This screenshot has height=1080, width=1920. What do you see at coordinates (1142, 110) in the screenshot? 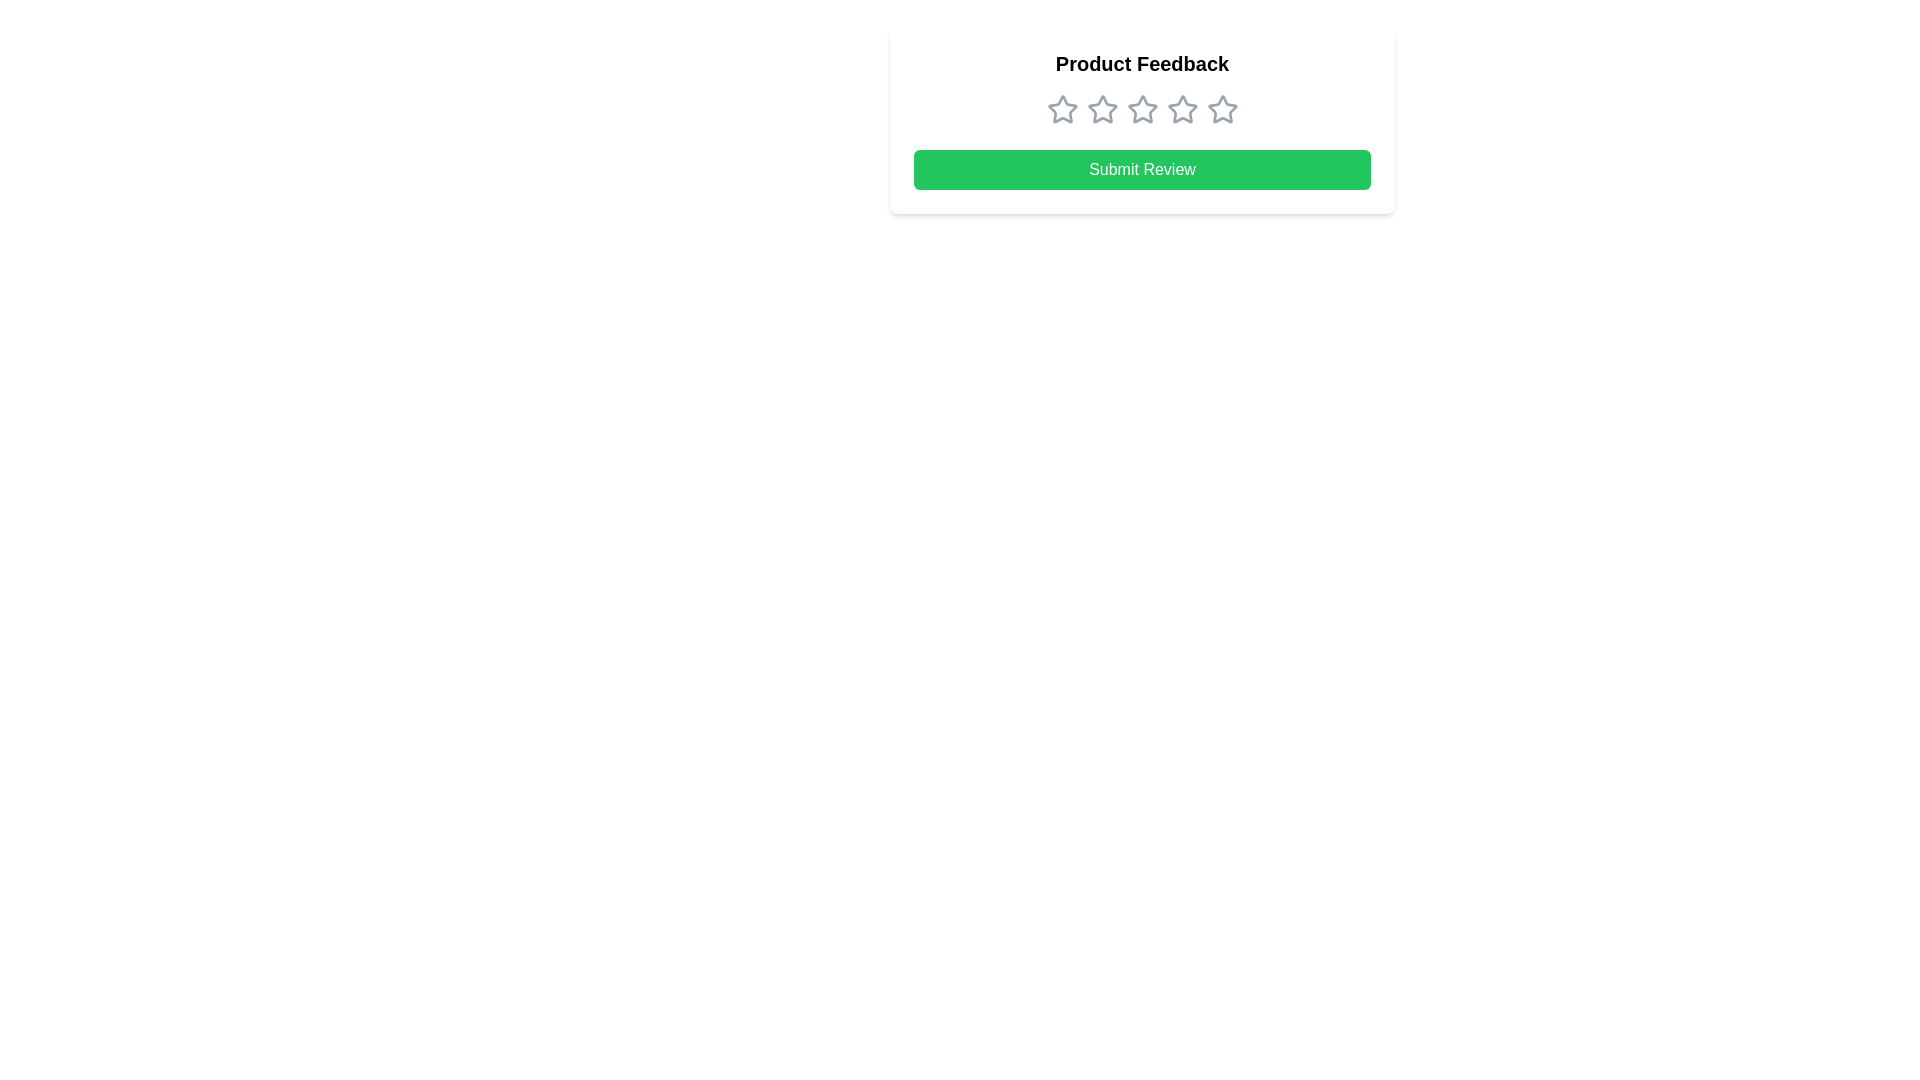
I see `the third clickable star icon in the rating section below 'Product Feedback'` at bounding box center [1142, 110].